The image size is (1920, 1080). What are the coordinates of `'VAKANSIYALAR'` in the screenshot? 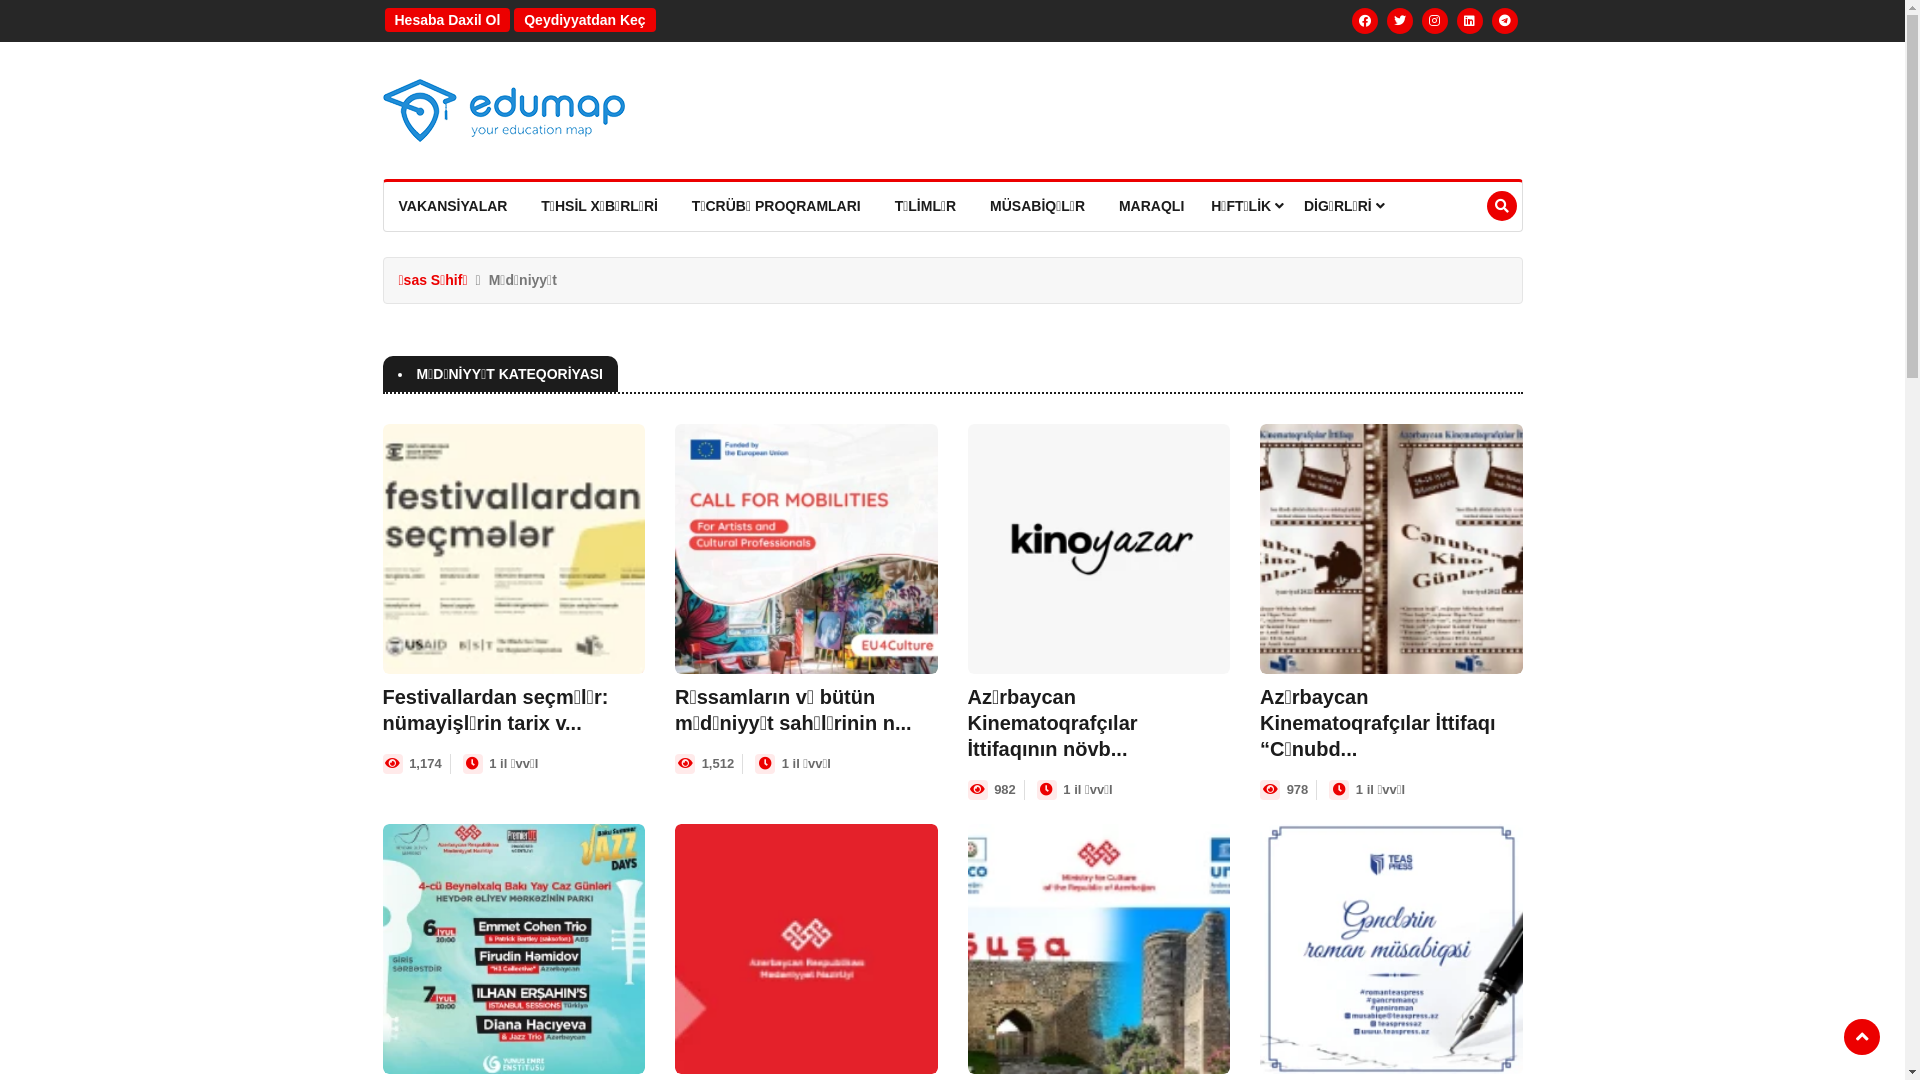 It's located at (452, 206).